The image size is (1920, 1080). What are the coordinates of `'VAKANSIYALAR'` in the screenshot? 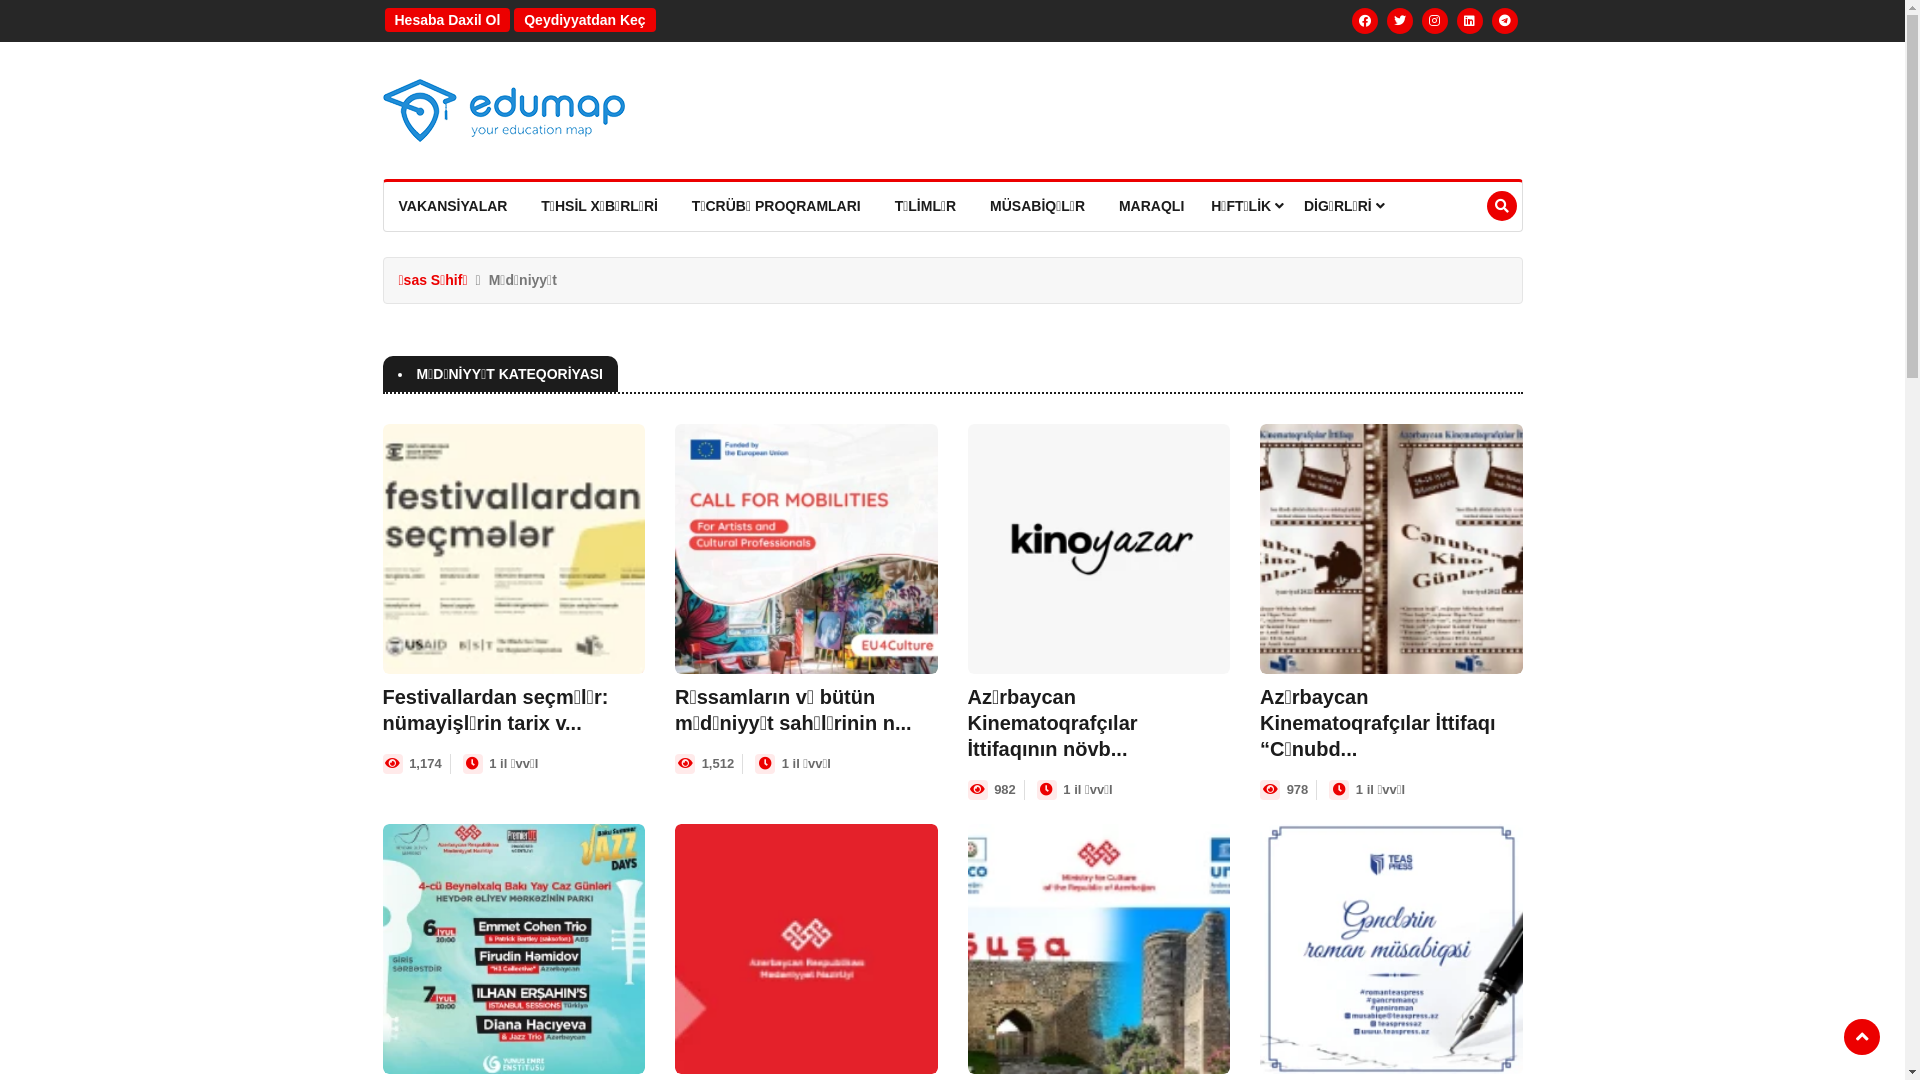 It's located at (452, 206).